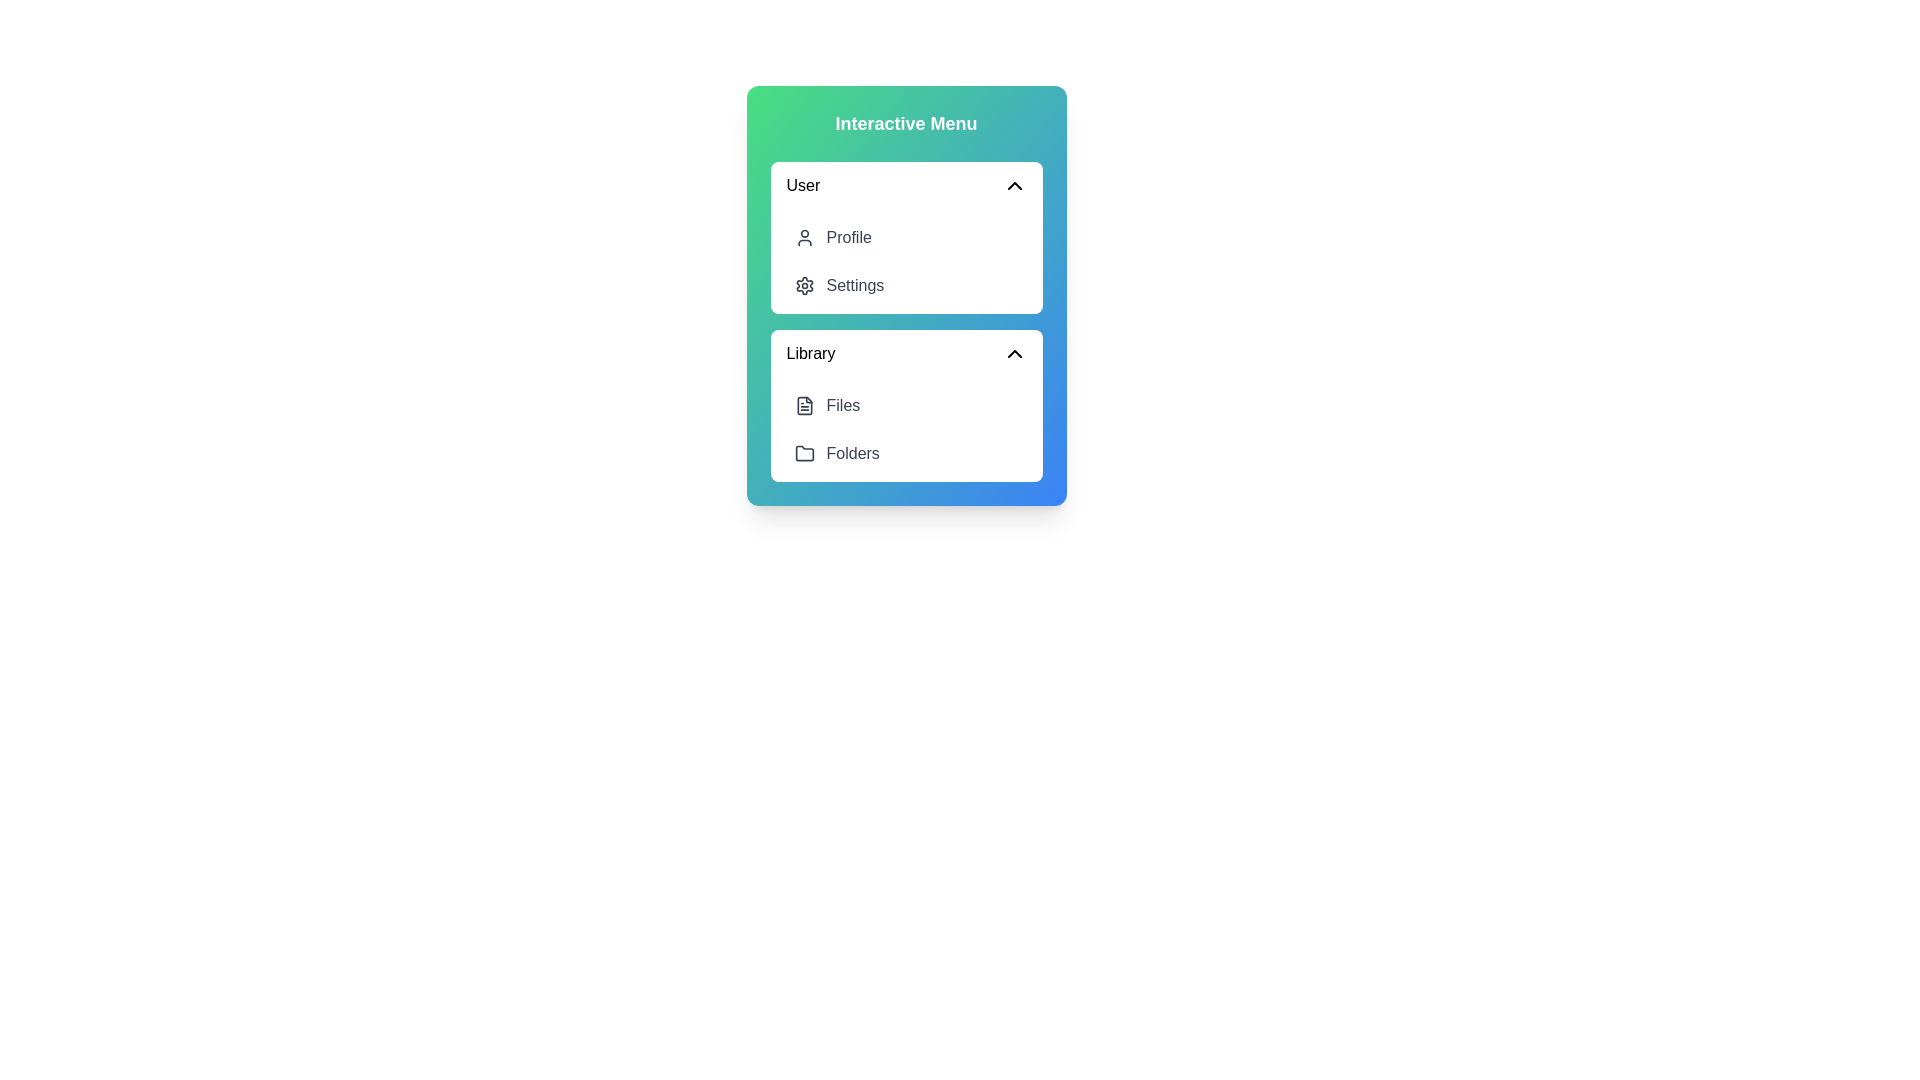 The width and height of the screenshot is (1920, 1080). Describe the element at coordinates (905, 185) in the screenshot. I see `the menu item User to observe its hover style` at that location.